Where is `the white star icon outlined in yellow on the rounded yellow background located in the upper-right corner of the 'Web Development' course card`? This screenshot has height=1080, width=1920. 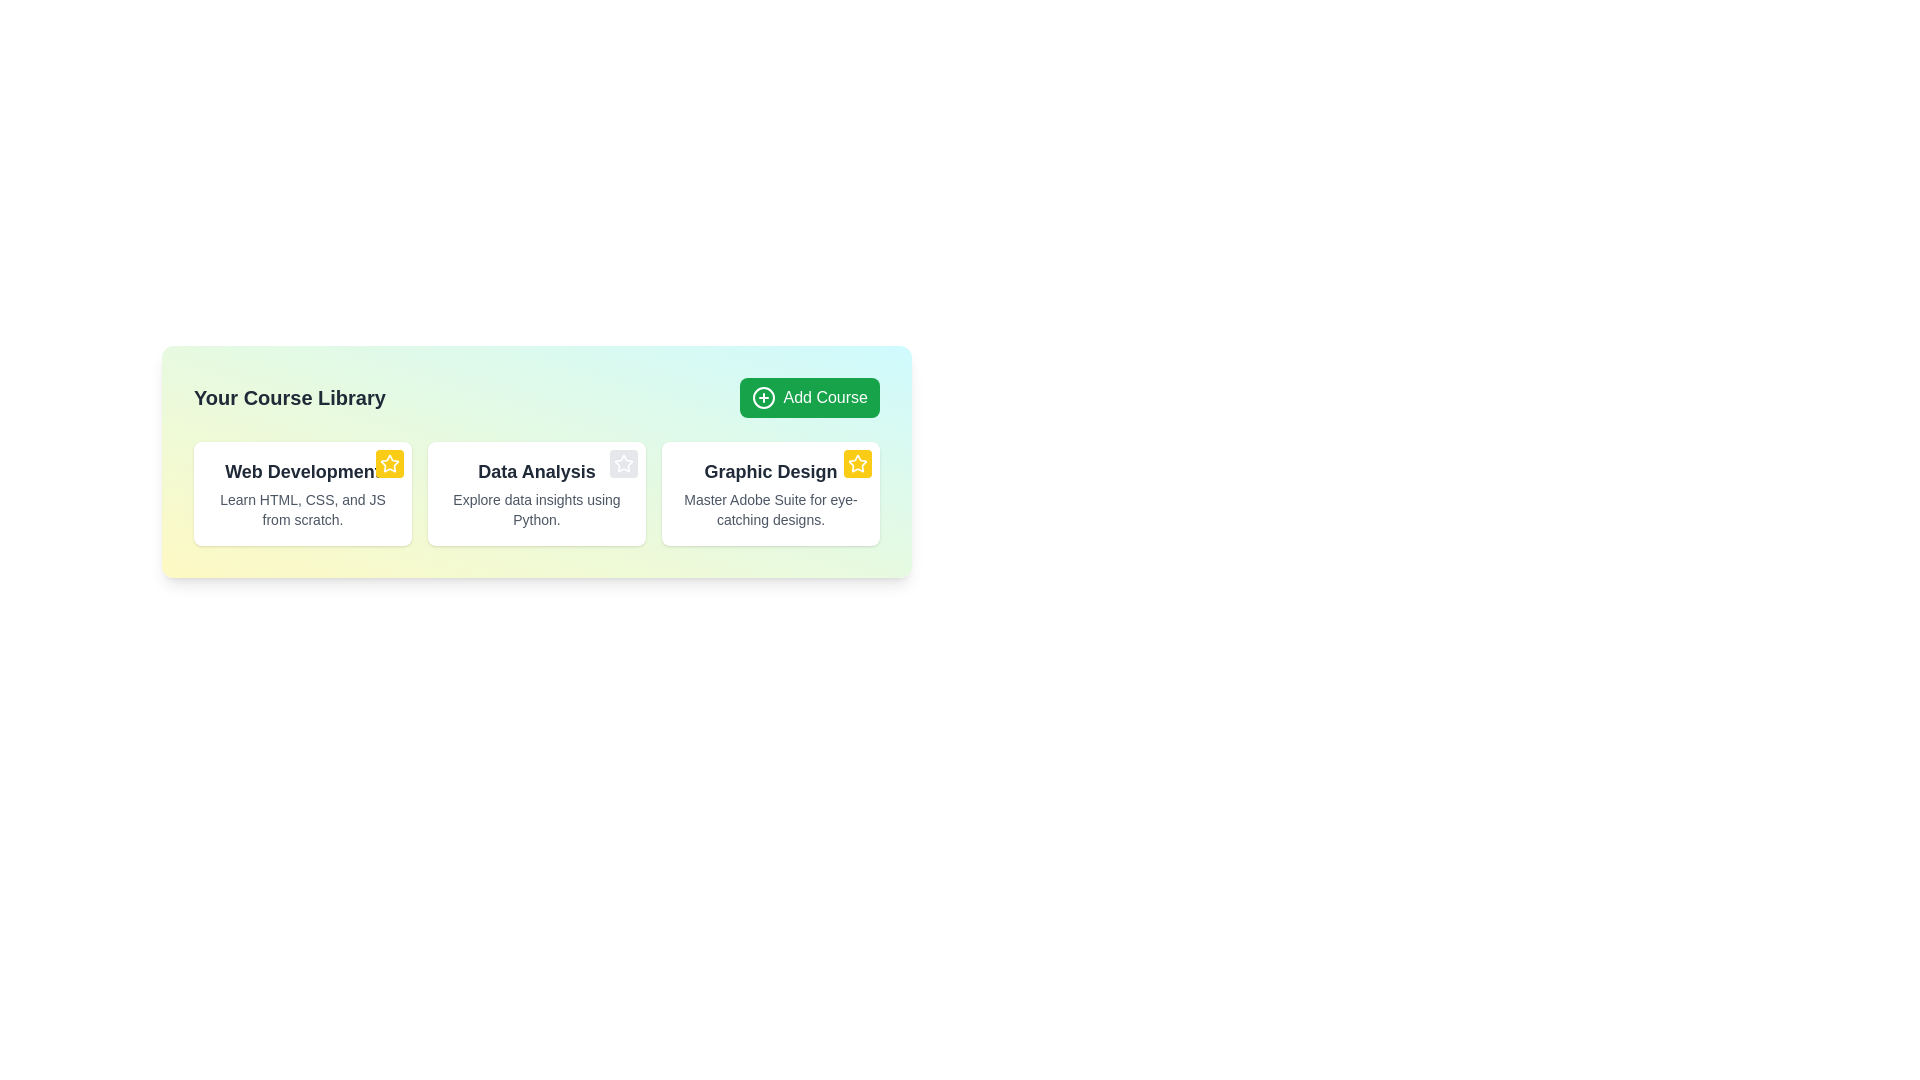
the white star icon outlined in yellow on the rounded yellow background located in the upper-right corner of the 'Web Development' course card is located at coordinates (389, 463).